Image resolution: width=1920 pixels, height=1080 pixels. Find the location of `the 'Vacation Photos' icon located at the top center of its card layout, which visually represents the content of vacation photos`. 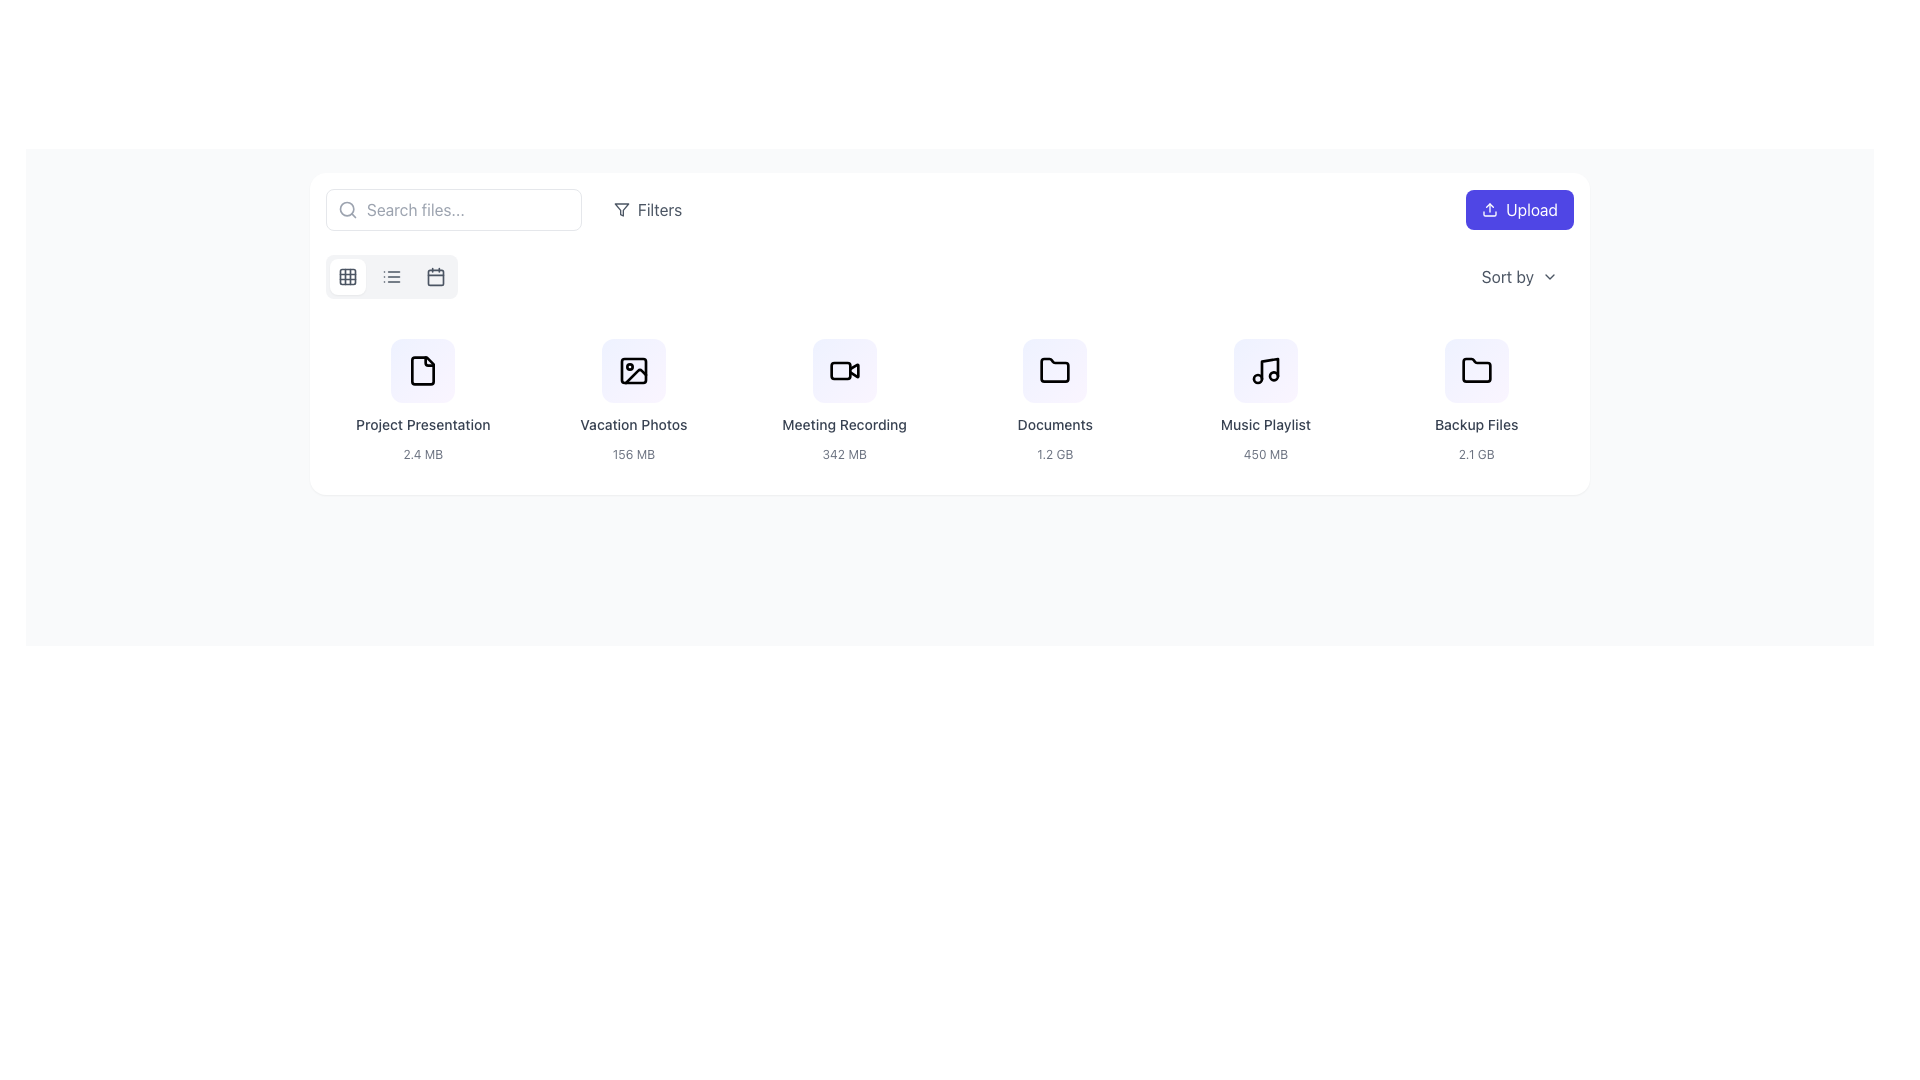

the 'Vacation Photos' icon located at the top center of its card layout, which visually represents the content of vacation photos is located at coordinates (632, 370).